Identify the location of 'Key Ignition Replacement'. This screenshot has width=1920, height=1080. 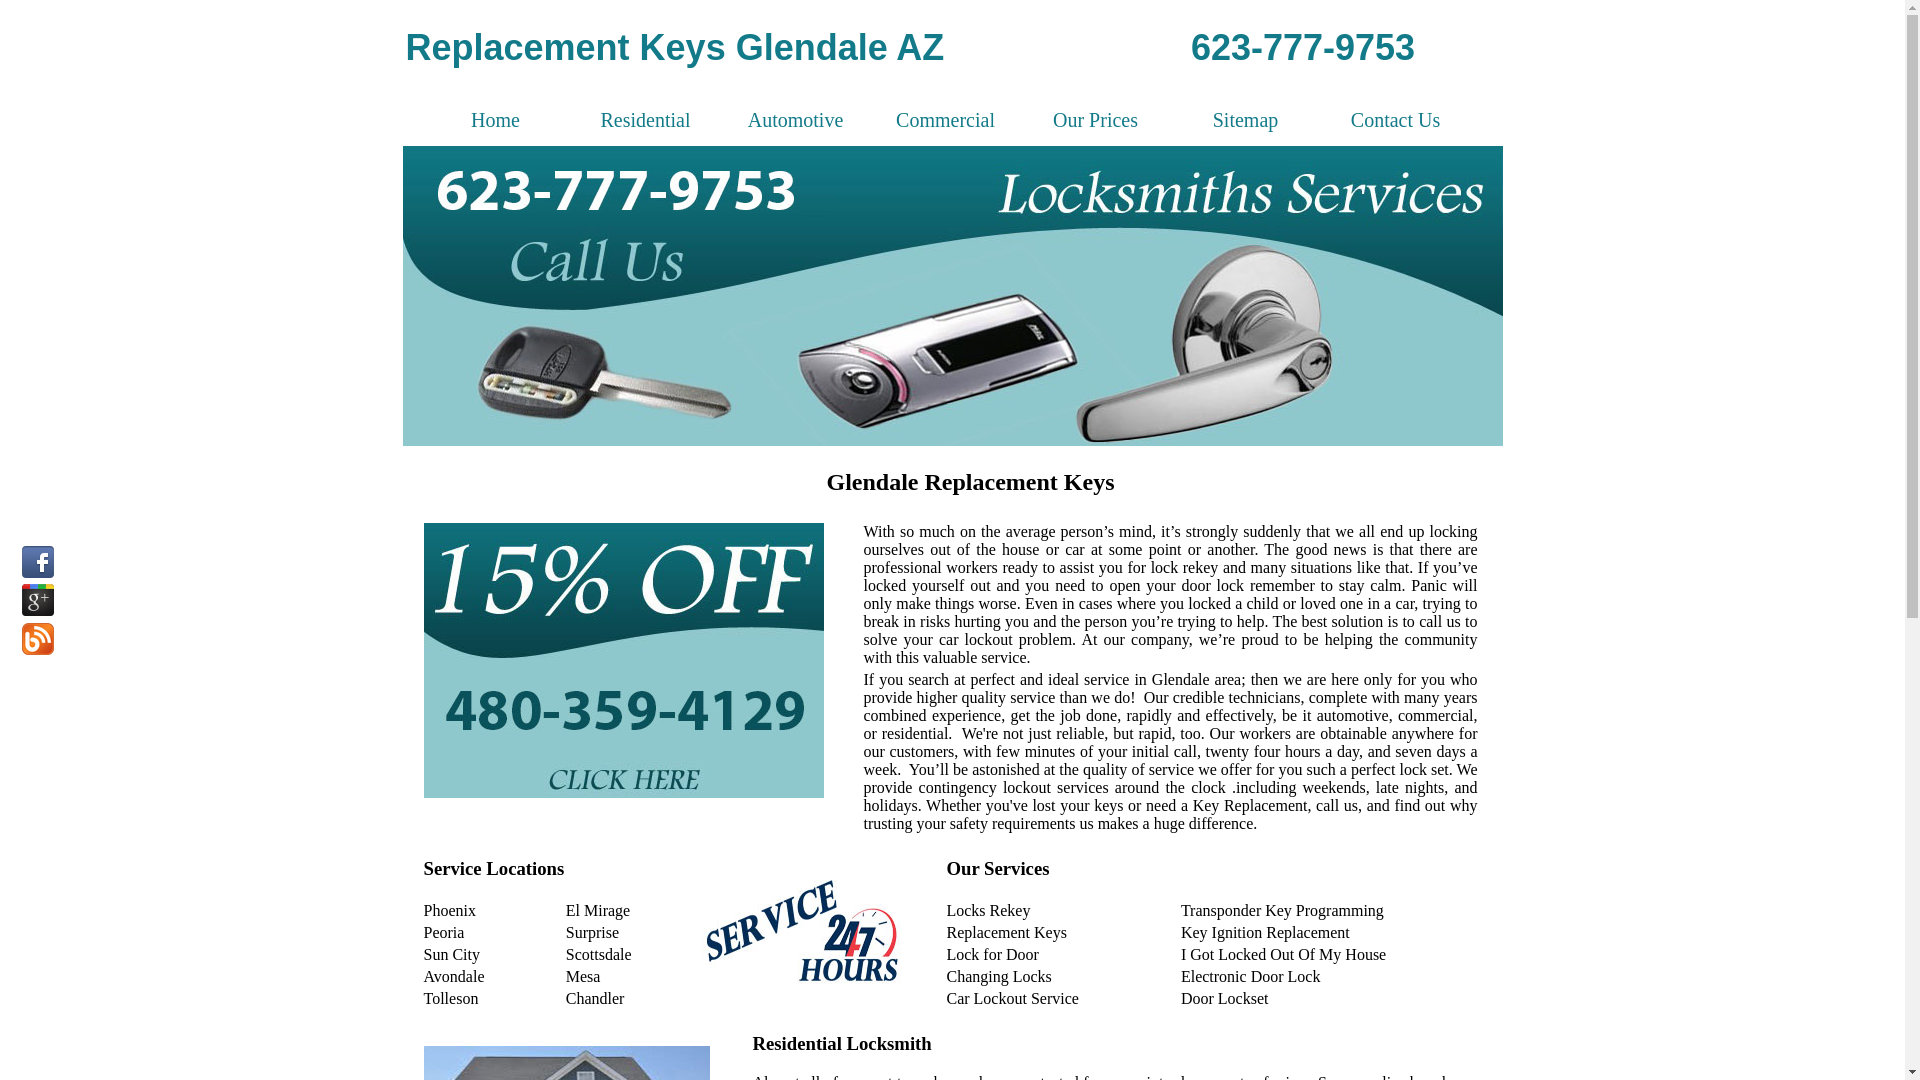
(1264, 932).